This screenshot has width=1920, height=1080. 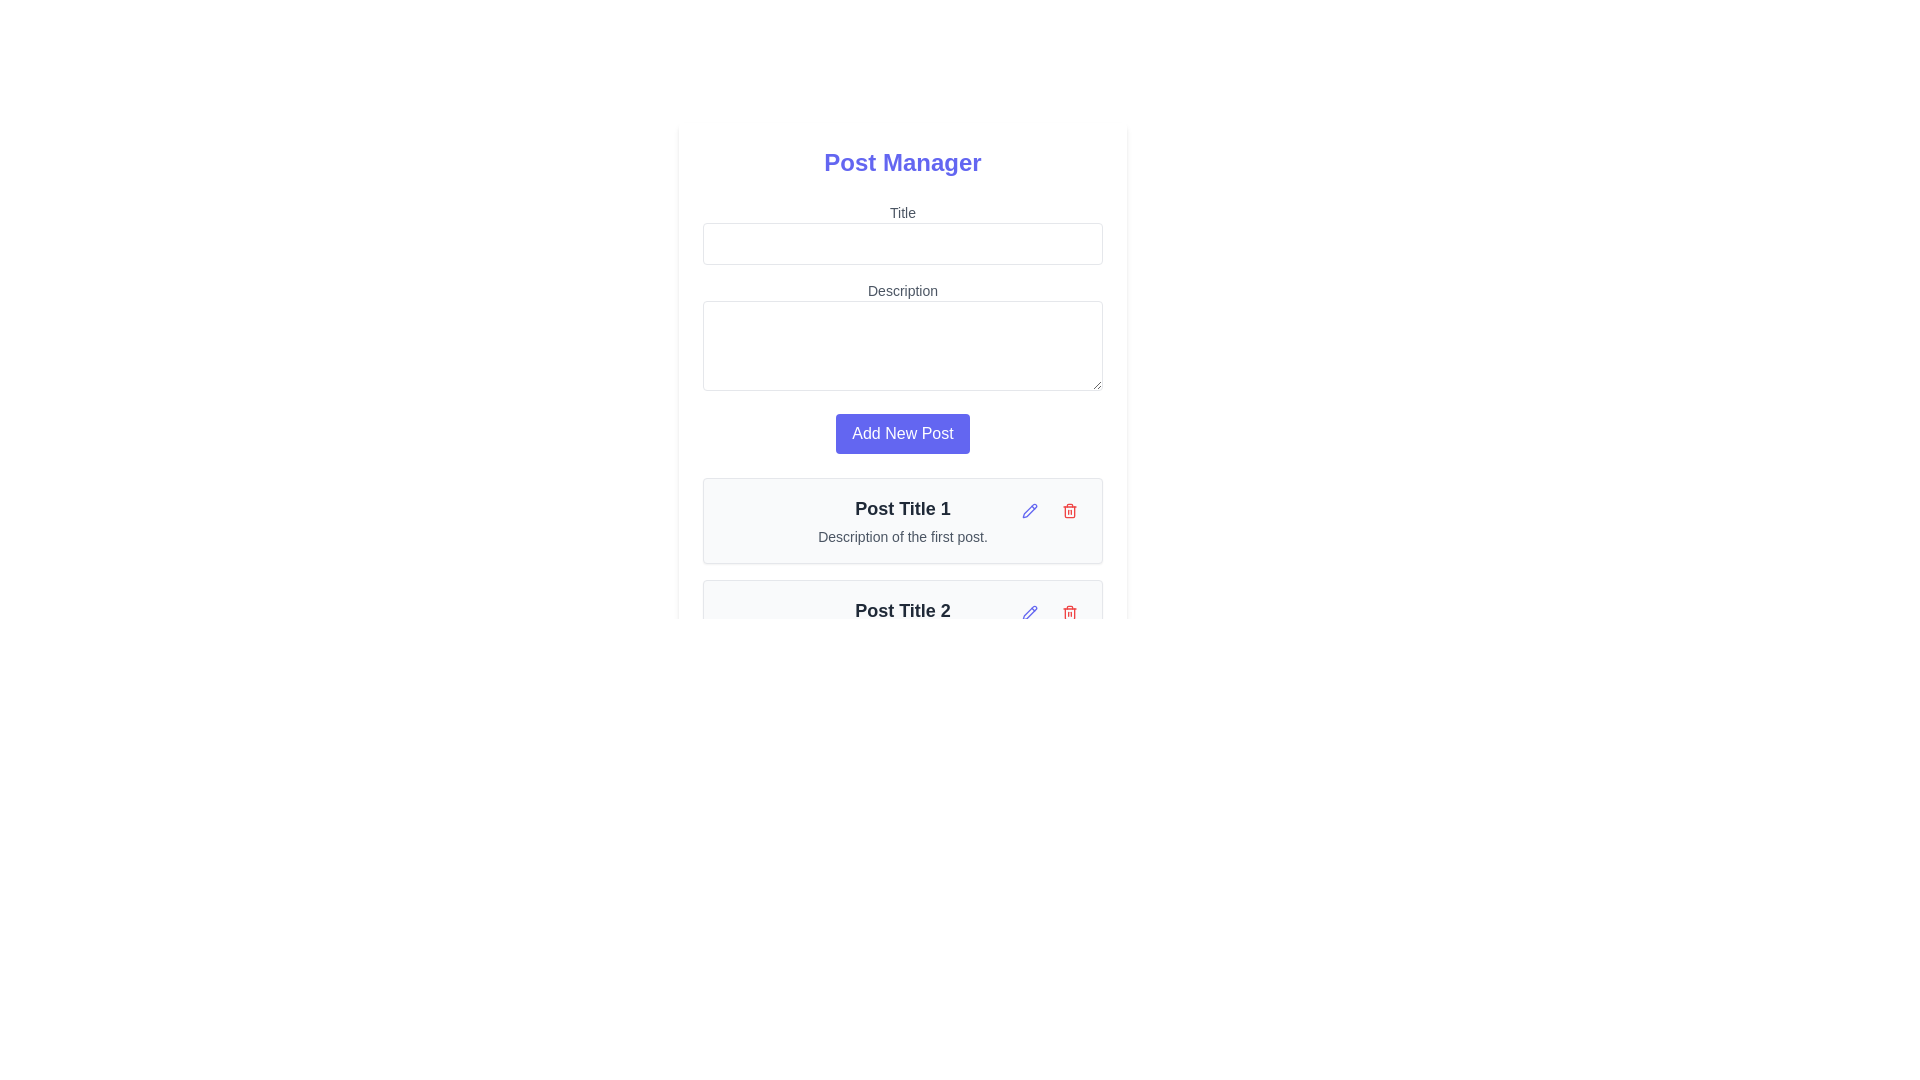 What do you see at coordinates (1030, 509) in the screenshot?
I see `the pencil icon with a light blue outline within the circular button associated with 'Post Title 2' for visual feedback` at bounding box center [1030, 509].